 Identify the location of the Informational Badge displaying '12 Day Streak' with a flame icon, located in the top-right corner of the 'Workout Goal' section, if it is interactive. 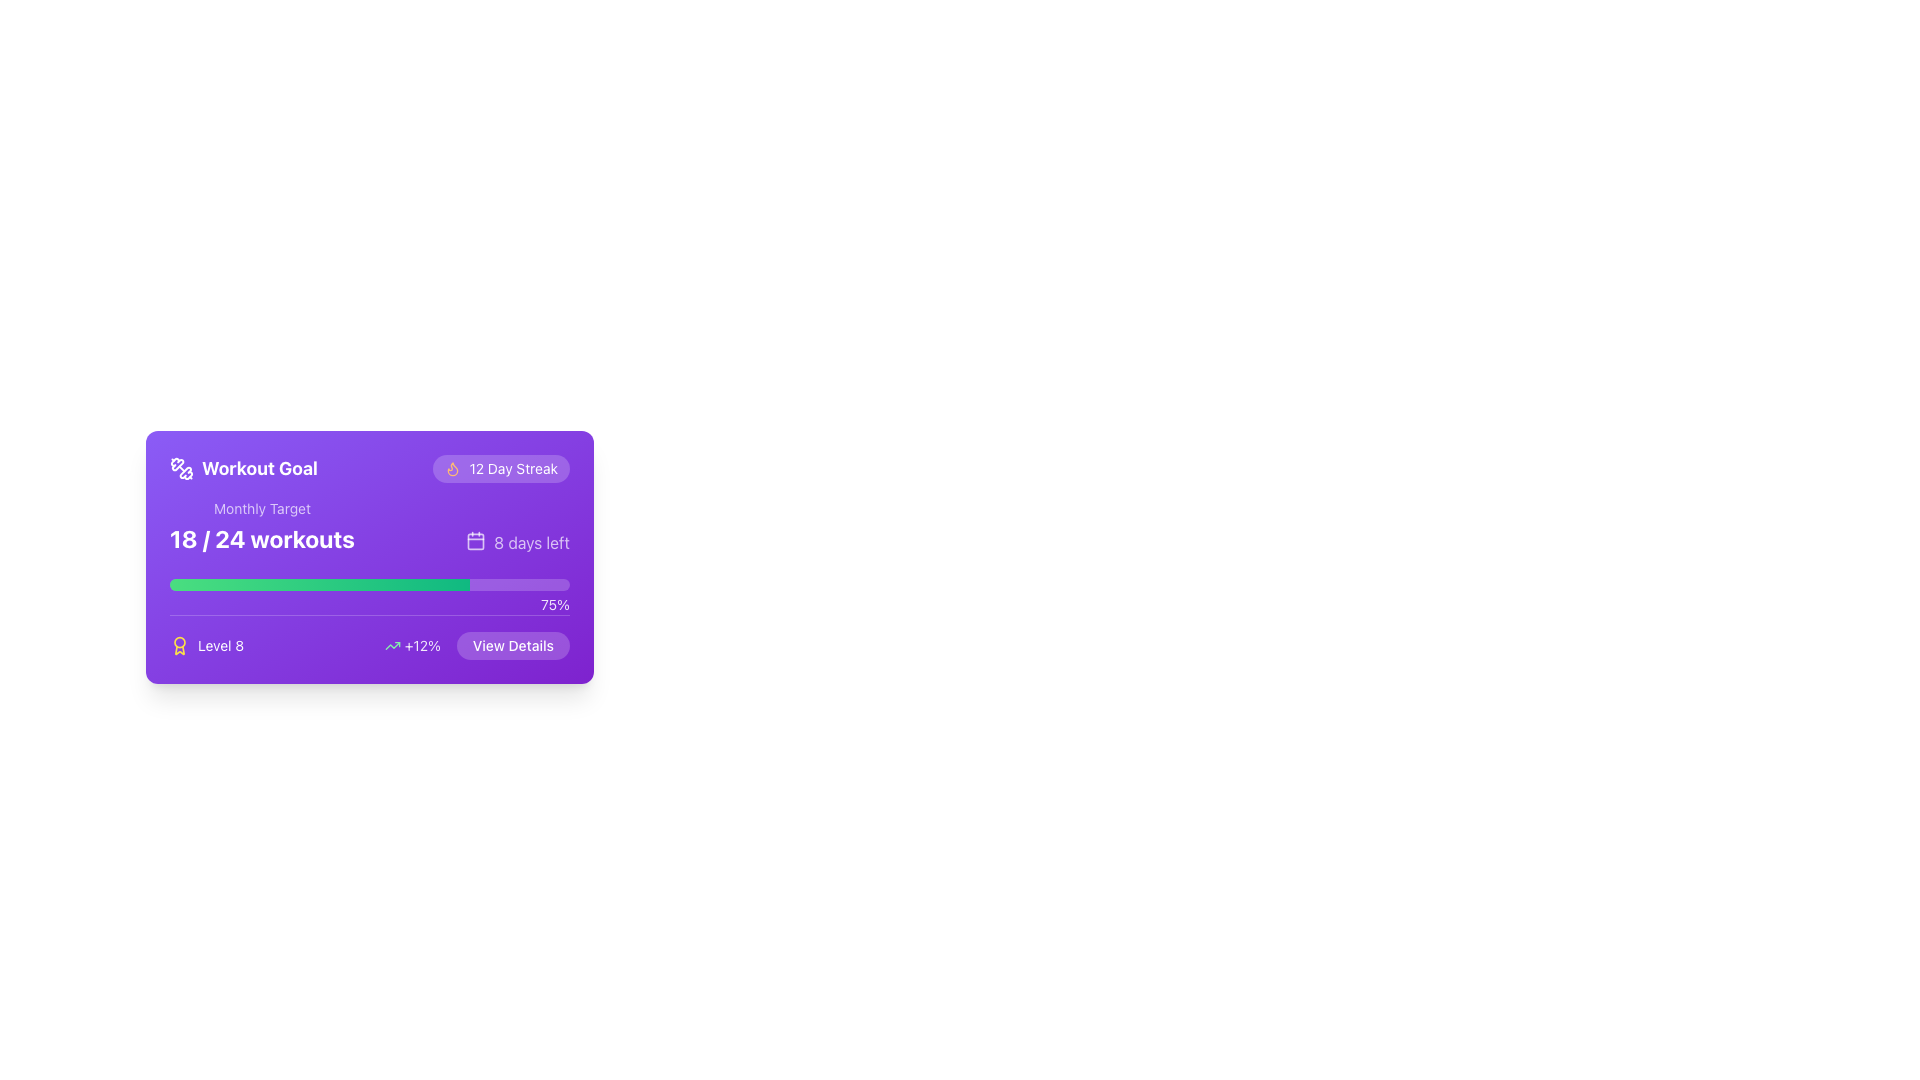
(501, 469).